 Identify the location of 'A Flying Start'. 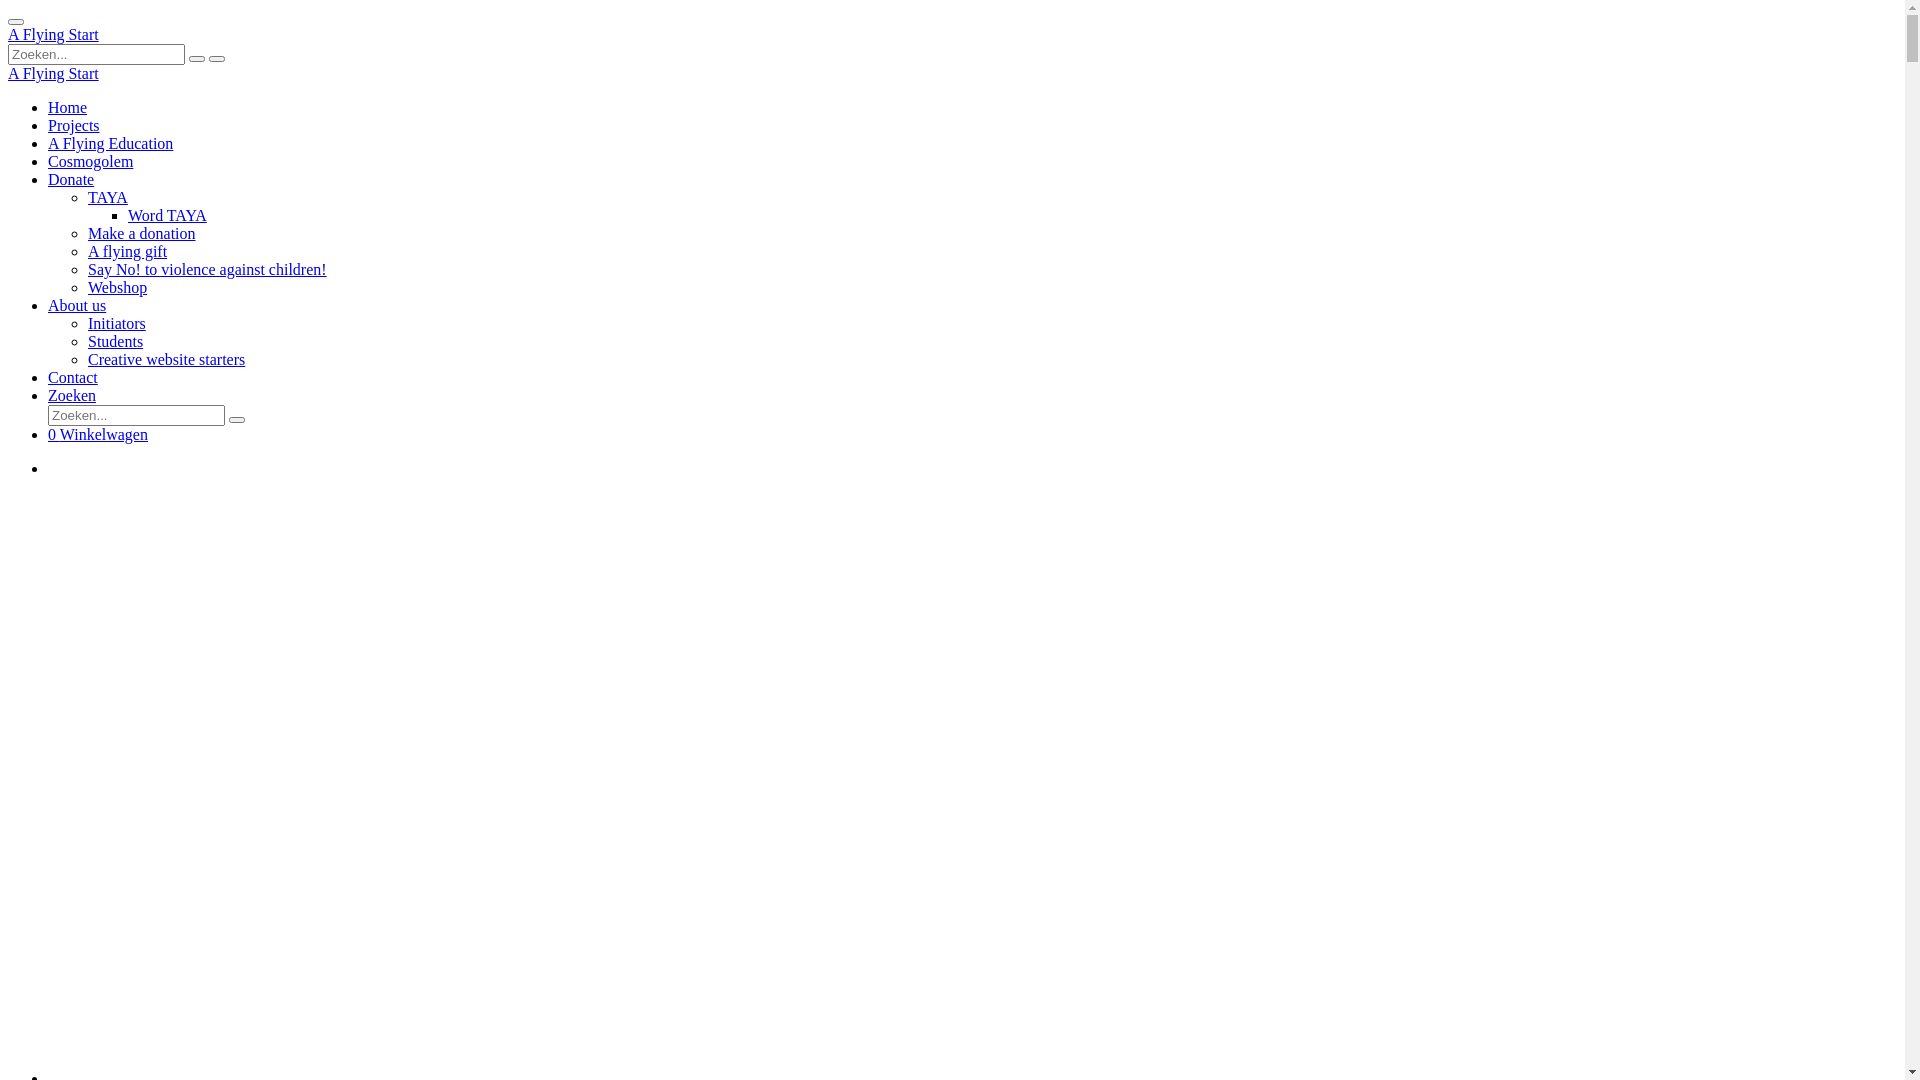
(53, 72).